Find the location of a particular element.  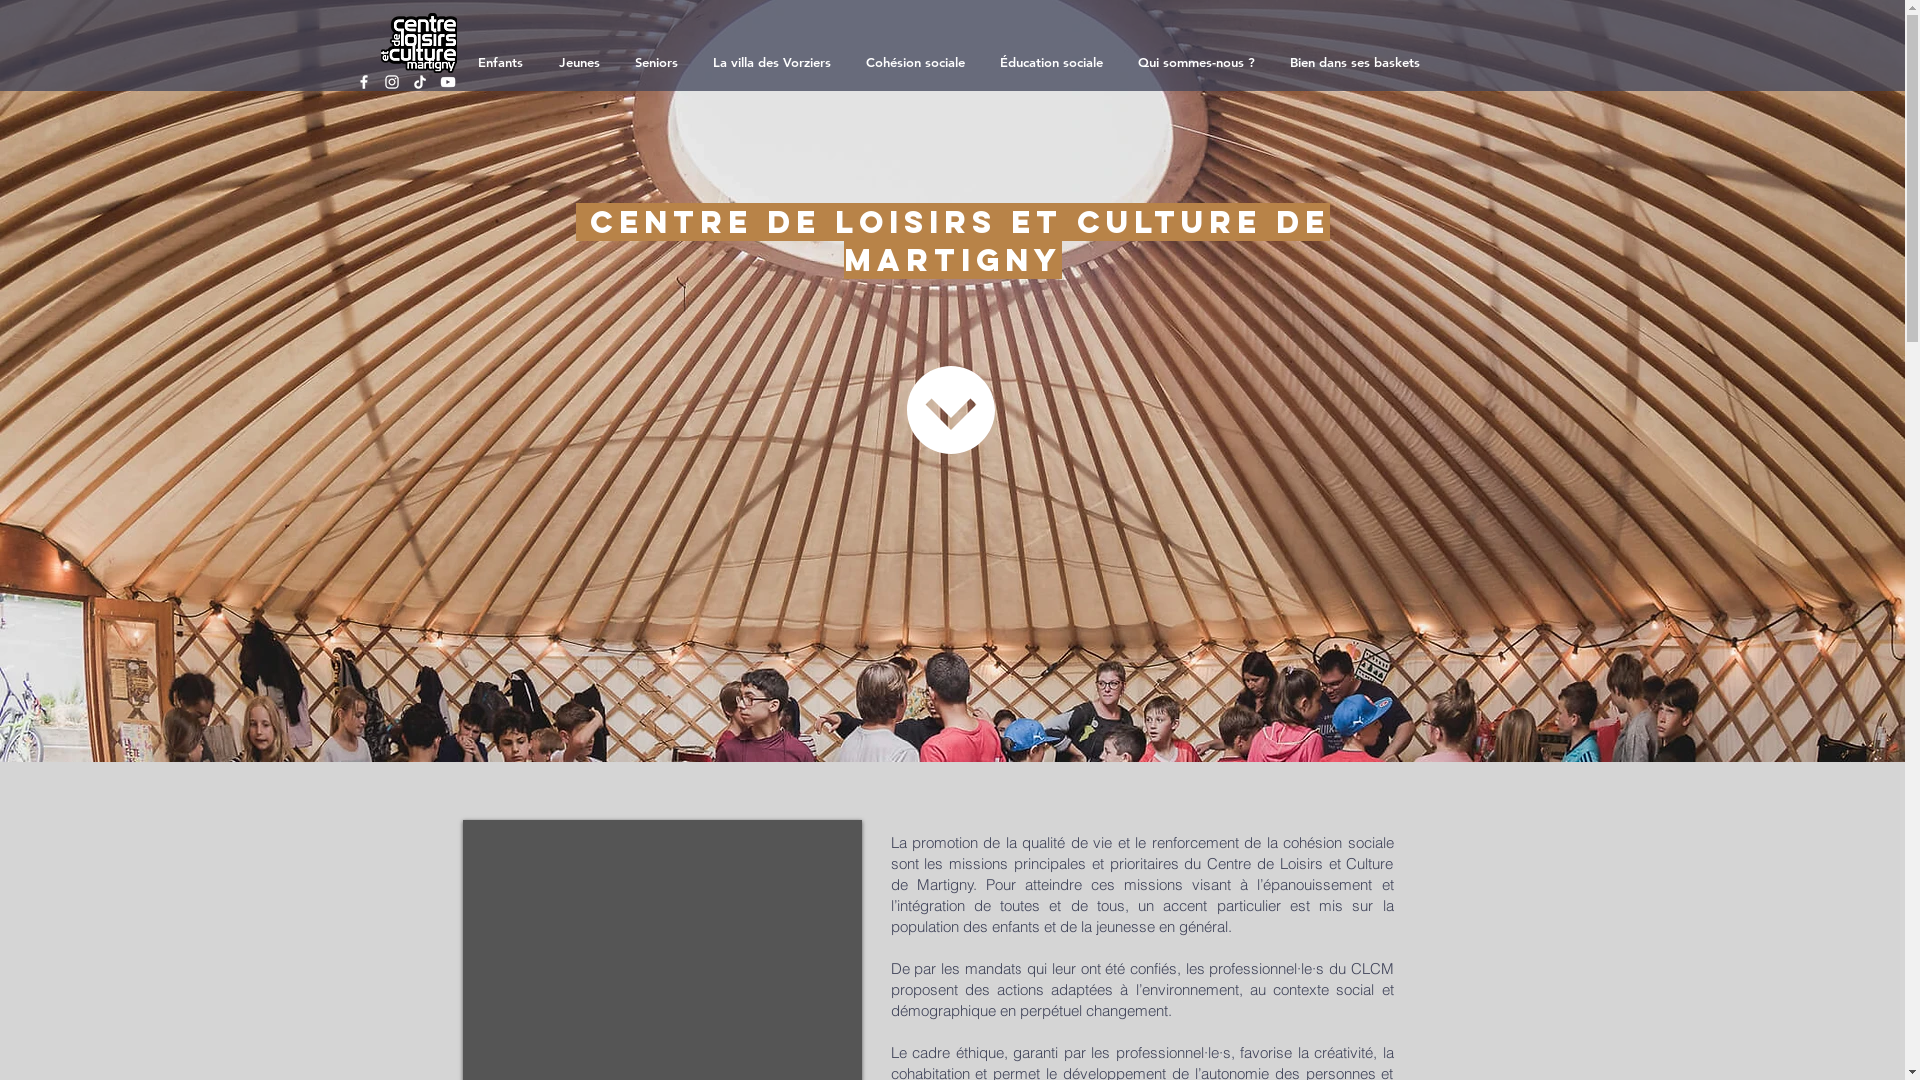

'Qui sommes-nous ?' is located at coordinates (1199, 60).